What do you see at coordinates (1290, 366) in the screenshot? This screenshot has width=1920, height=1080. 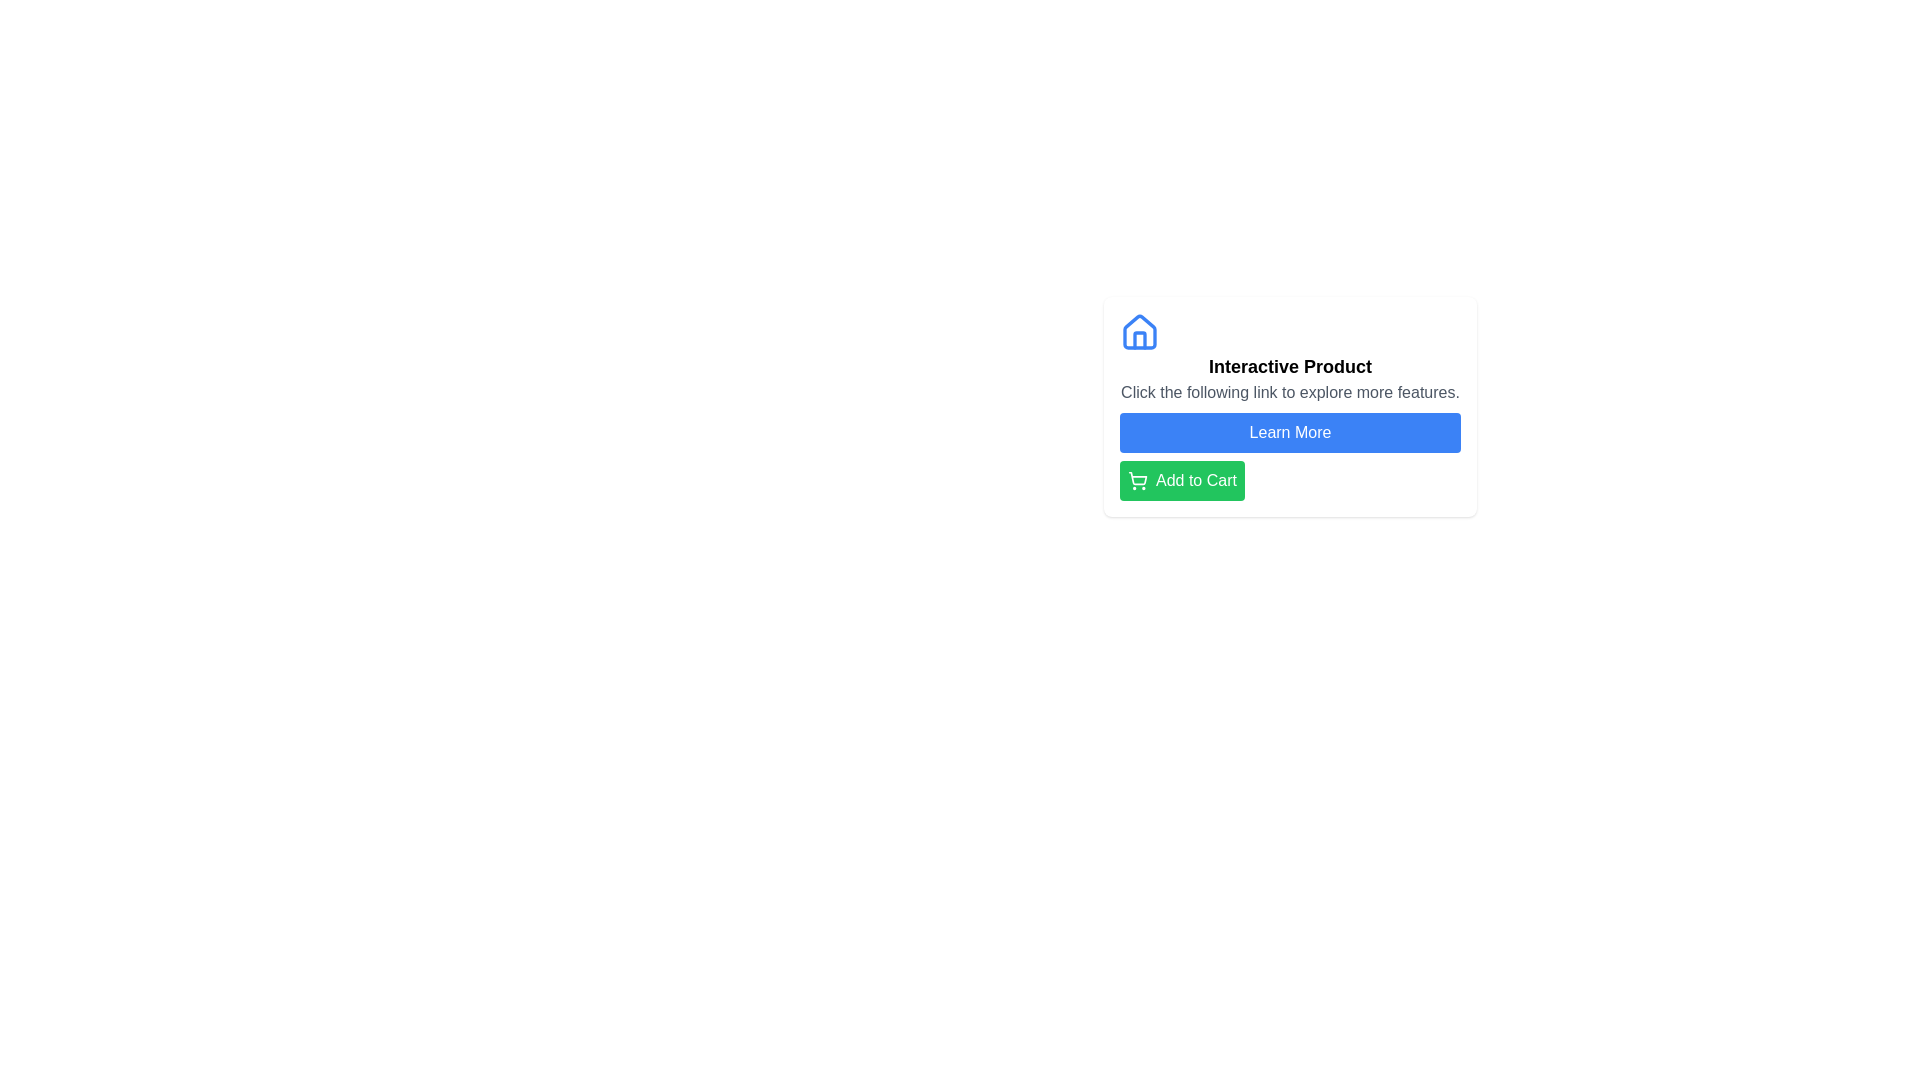 I see `the text label that serves as a heading or title, centrally placed above the descriptive text 'Click the following link` at bounding box center [1290, 366].